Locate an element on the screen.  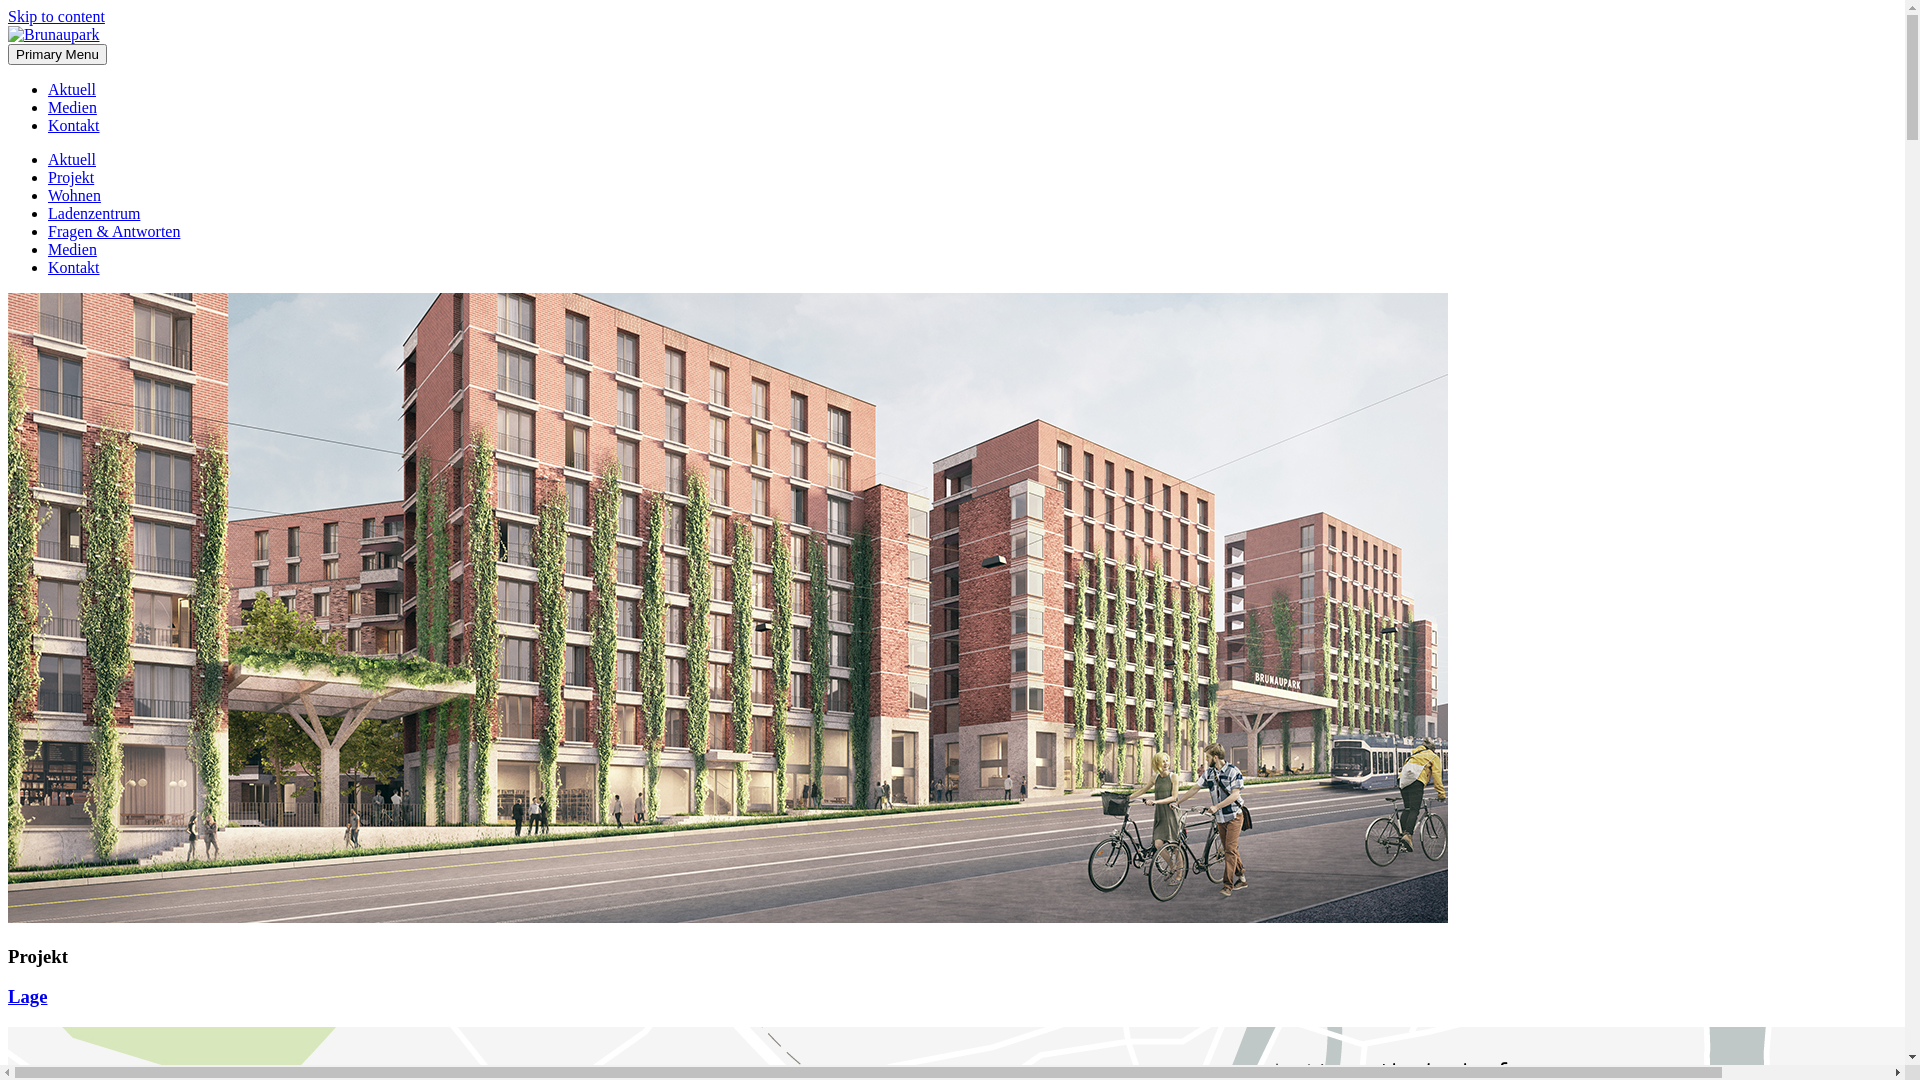
'Primary Menu' is located at coordinates (57, 53).